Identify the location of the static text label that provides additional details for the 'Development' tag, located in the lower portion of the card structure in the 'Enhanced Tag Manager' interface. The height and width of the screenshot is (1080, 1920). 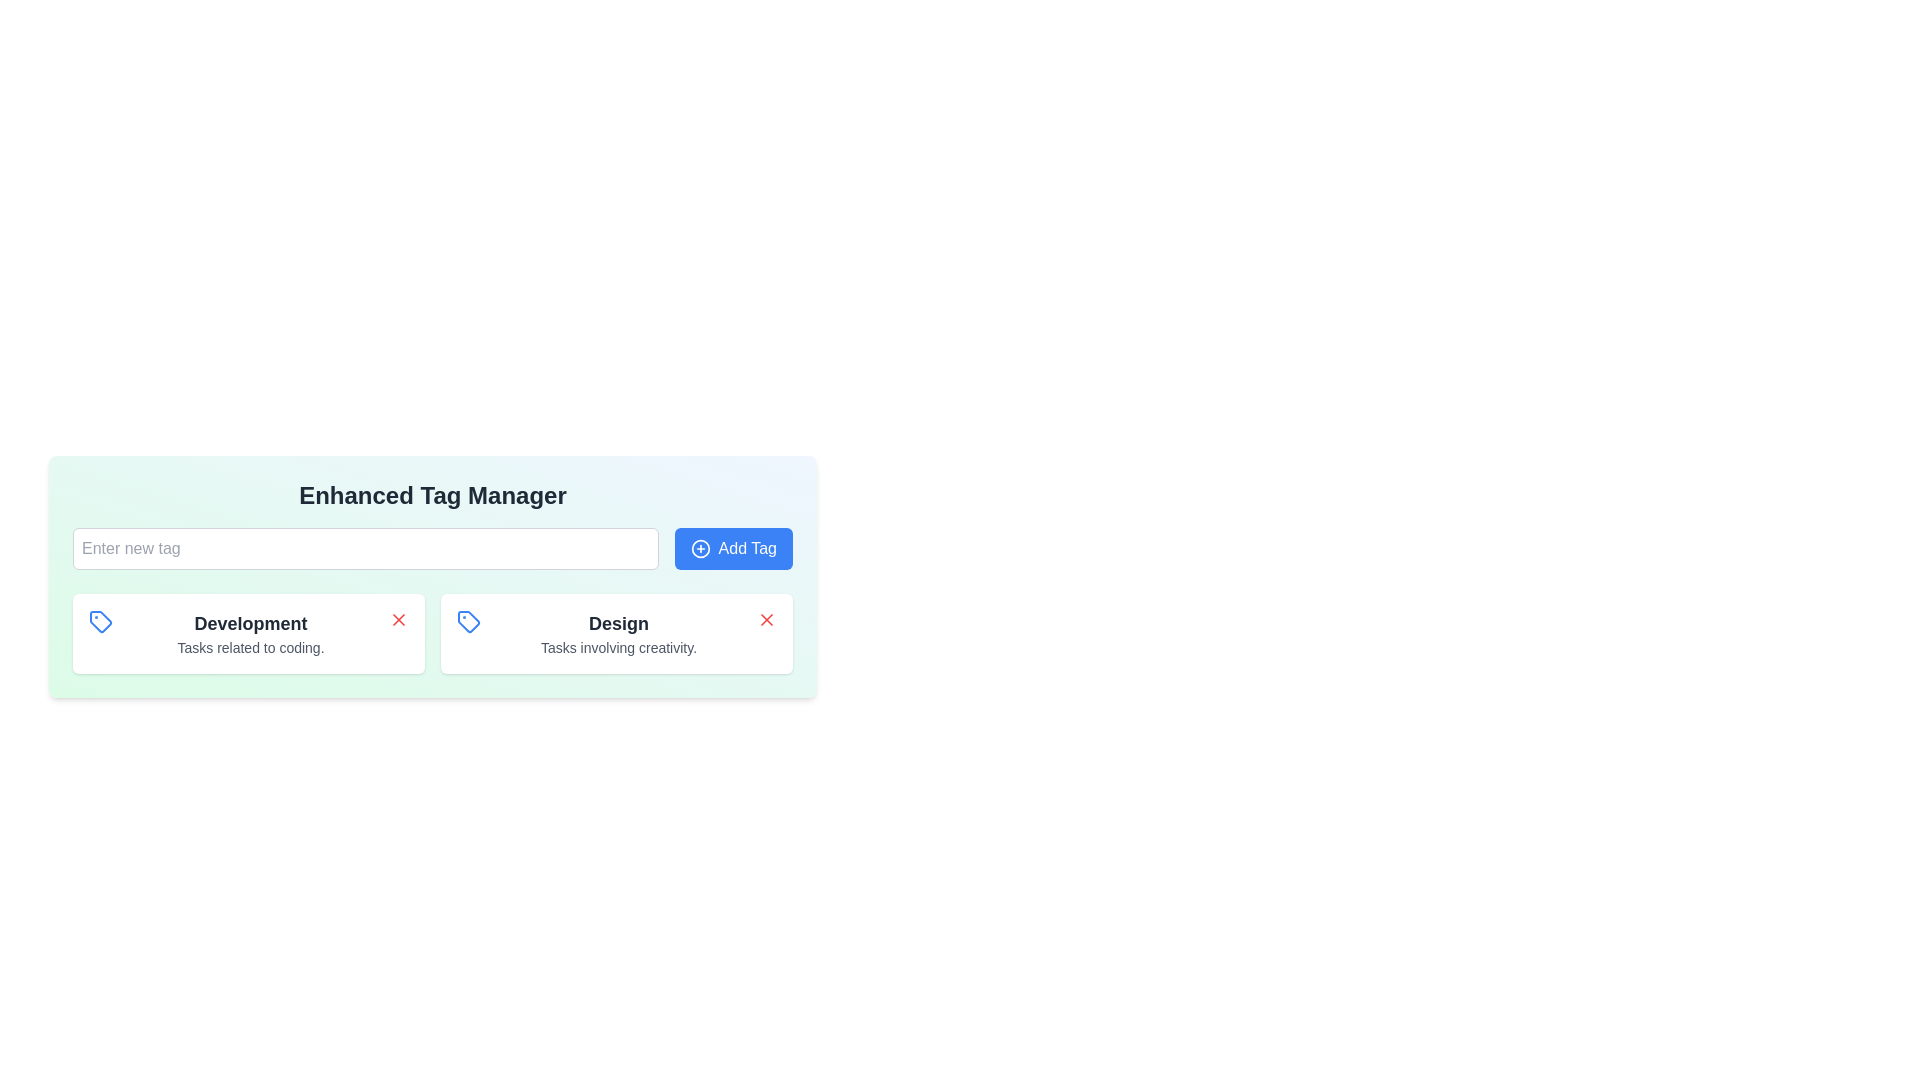
(249, 648).